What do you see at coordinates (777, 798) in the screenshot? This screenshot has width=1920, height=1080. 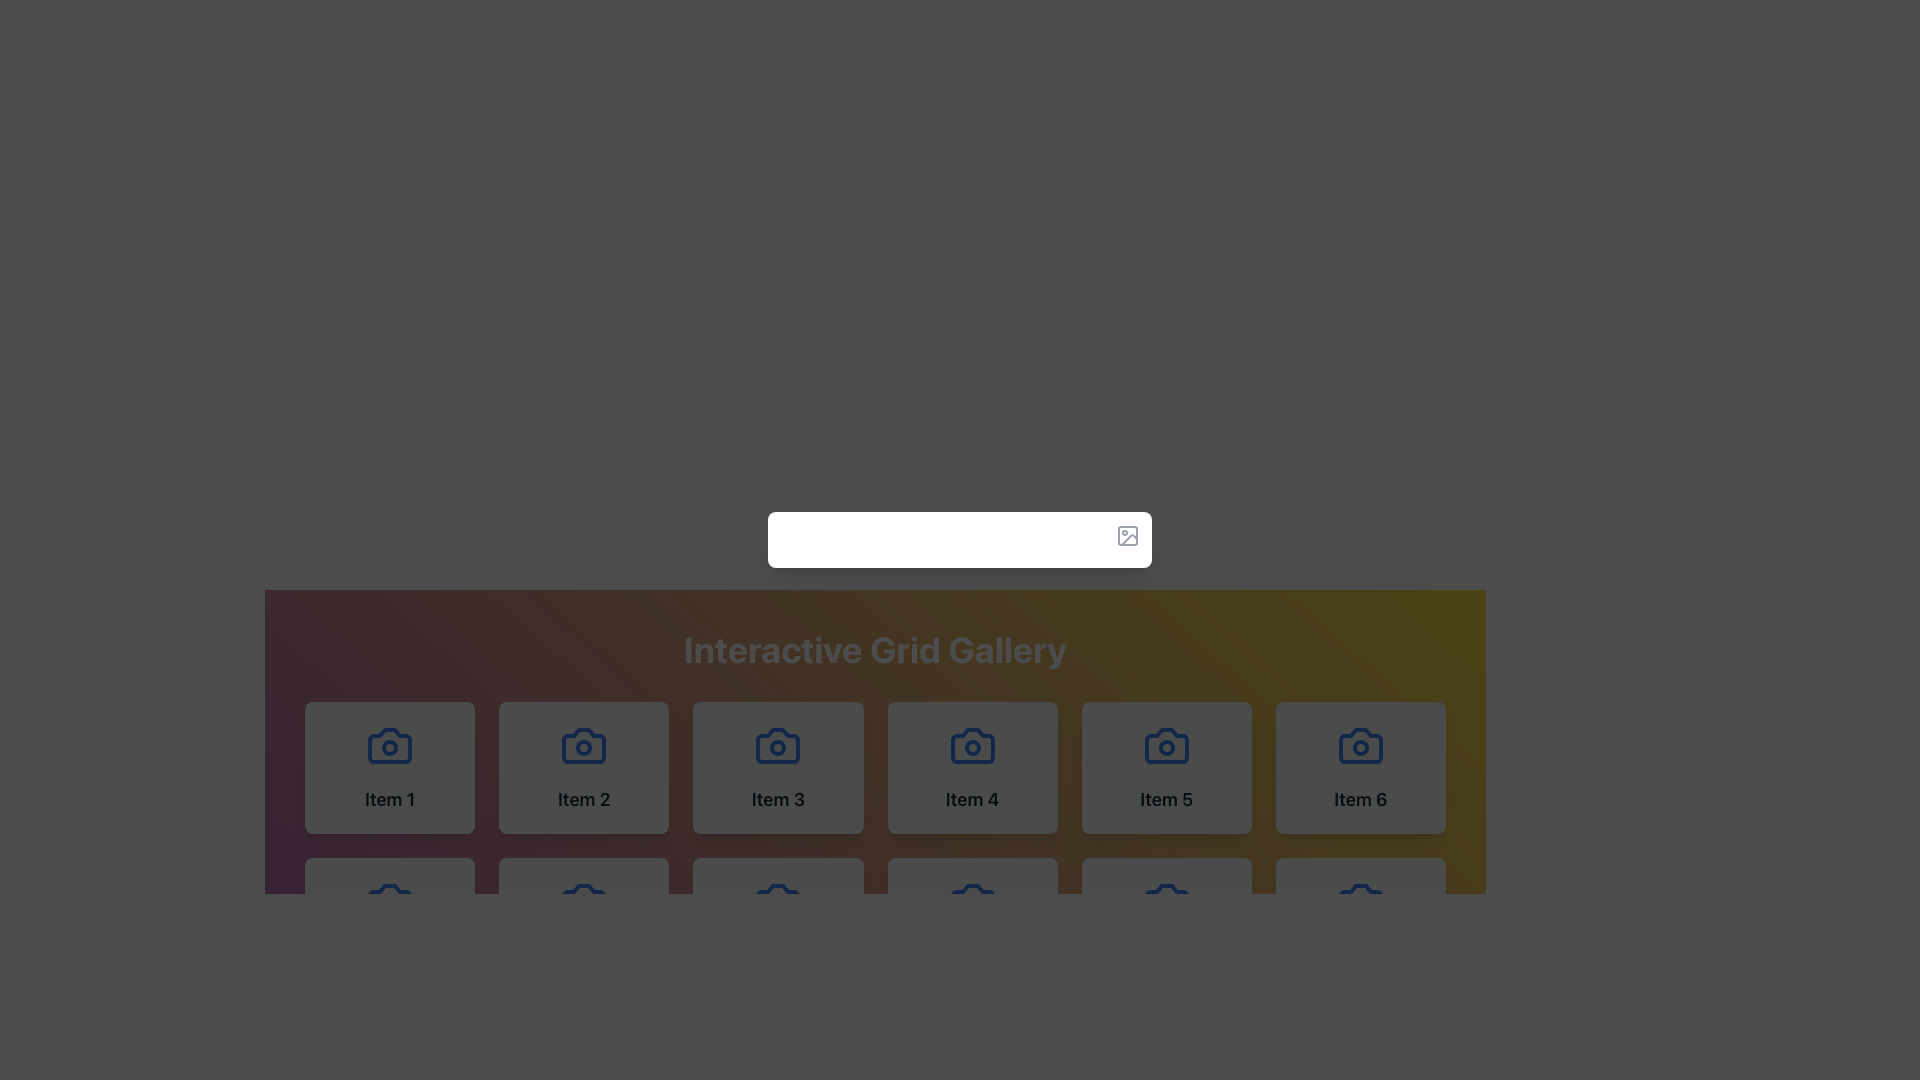 I see `text content of the Text Label that displays 'Item 3', which is styled in bold and medium-large font, located below a camera icon in a grid layout` at bounding box center [777, 798].